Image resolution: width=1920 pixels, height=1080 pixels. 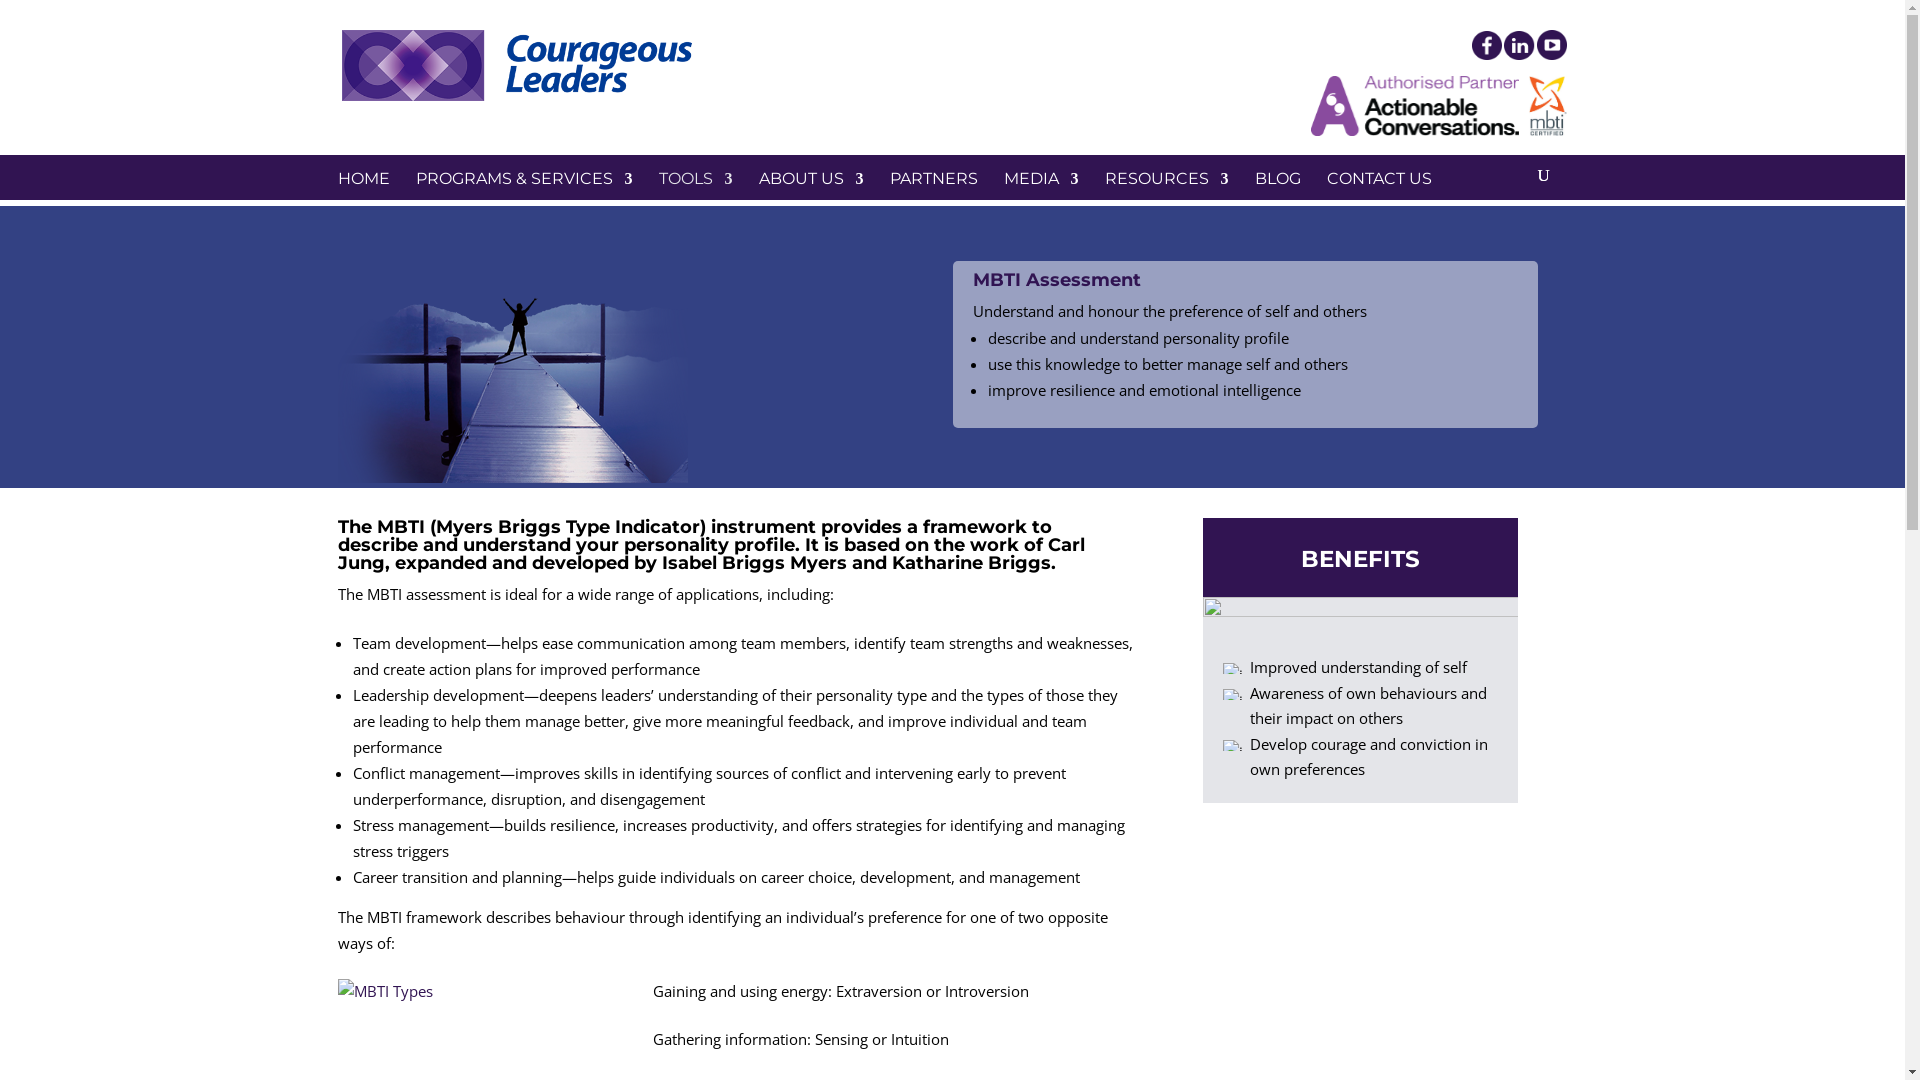 I want to click on 'HOME', so click(x=364, y=201).